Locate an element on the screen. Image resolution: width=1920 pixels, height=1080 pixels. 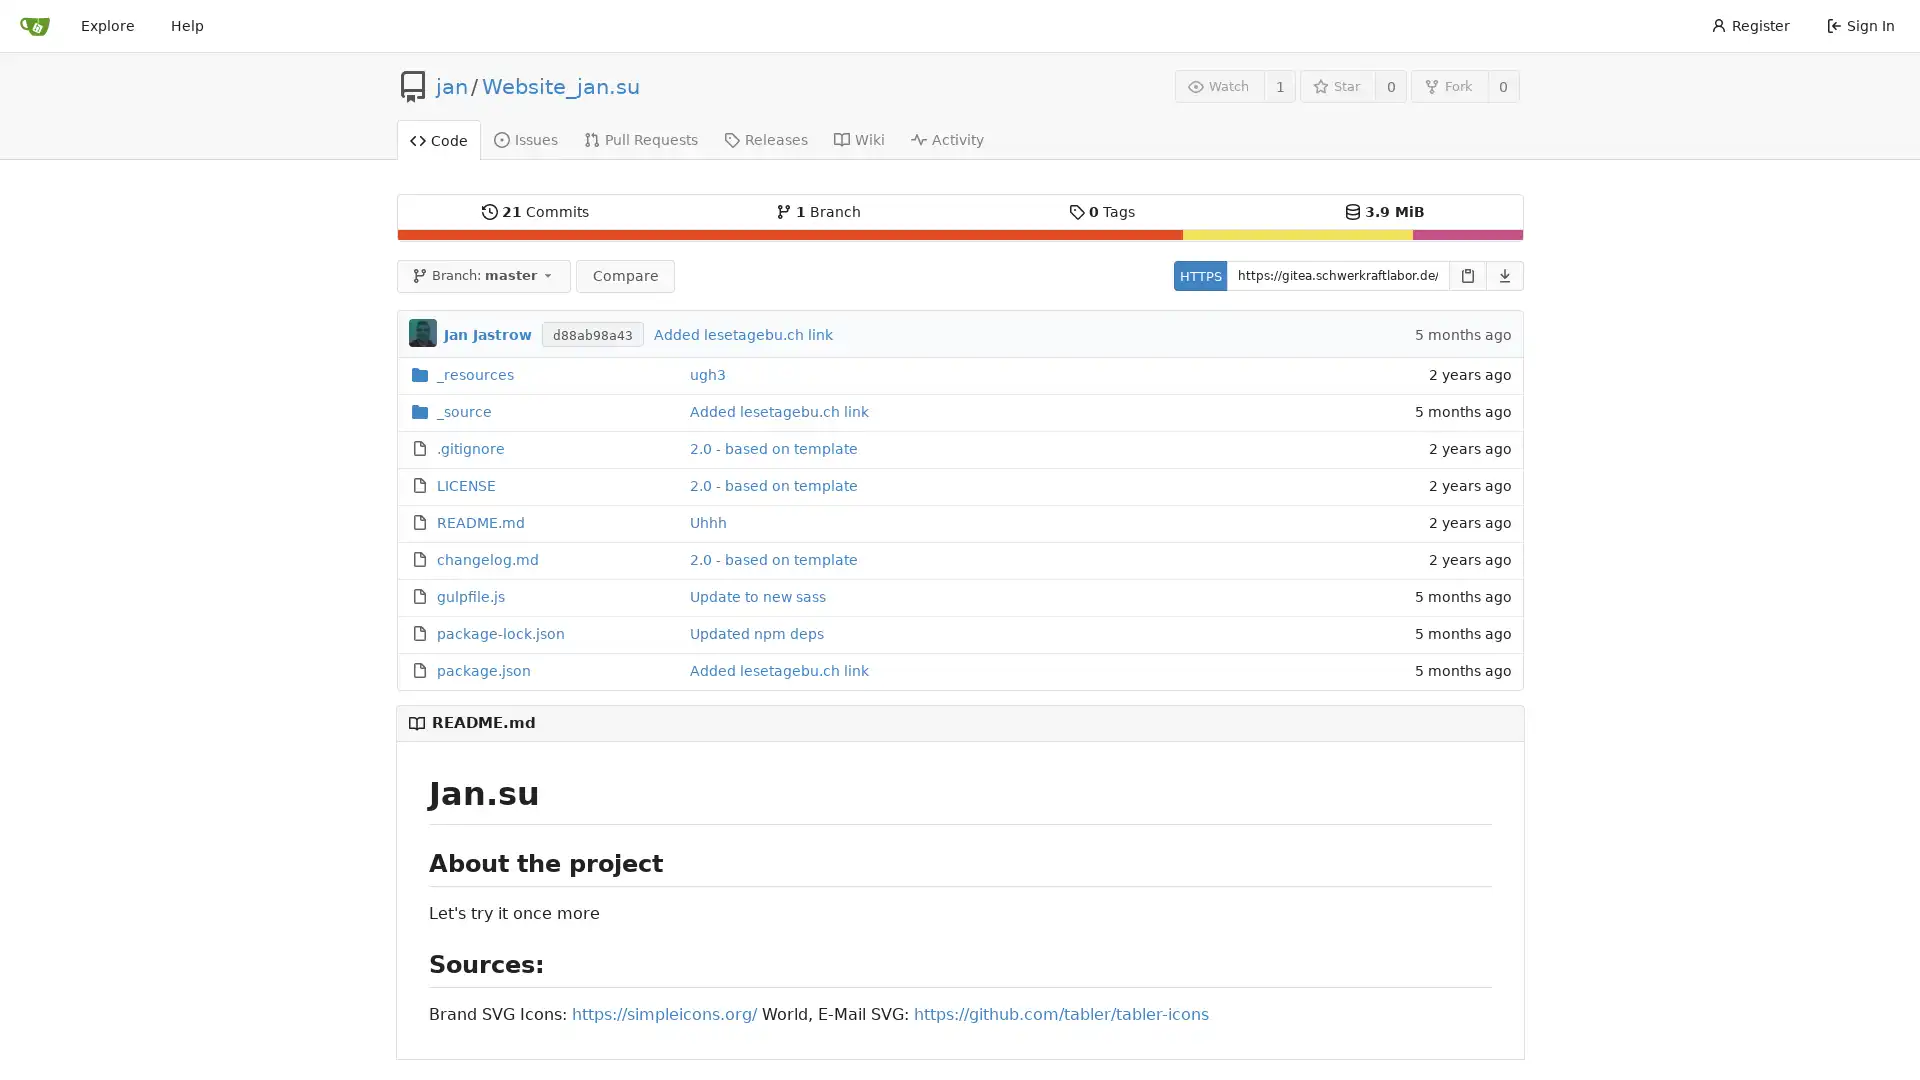
Compare is located at coordinates (623, 276).